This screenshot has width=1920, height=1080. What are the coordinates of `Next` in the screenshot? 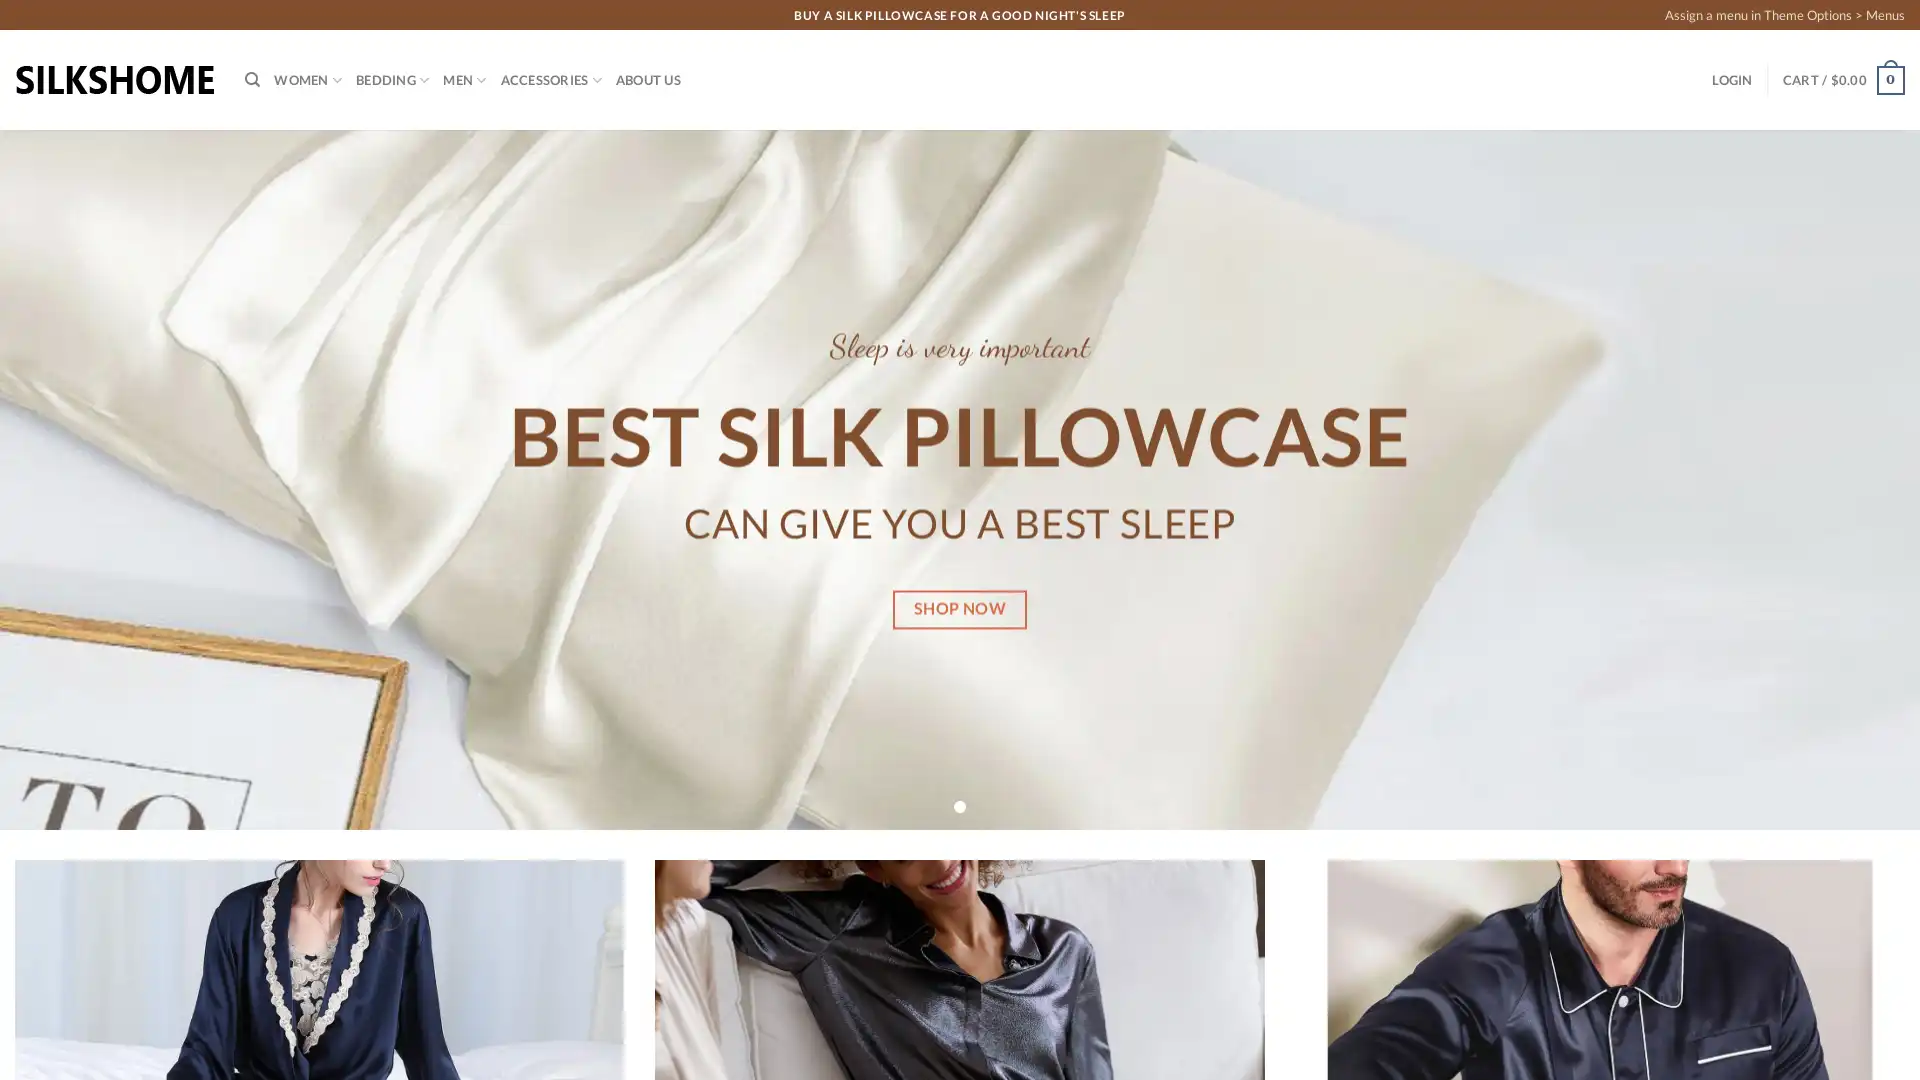 It's located at (1855, 479).